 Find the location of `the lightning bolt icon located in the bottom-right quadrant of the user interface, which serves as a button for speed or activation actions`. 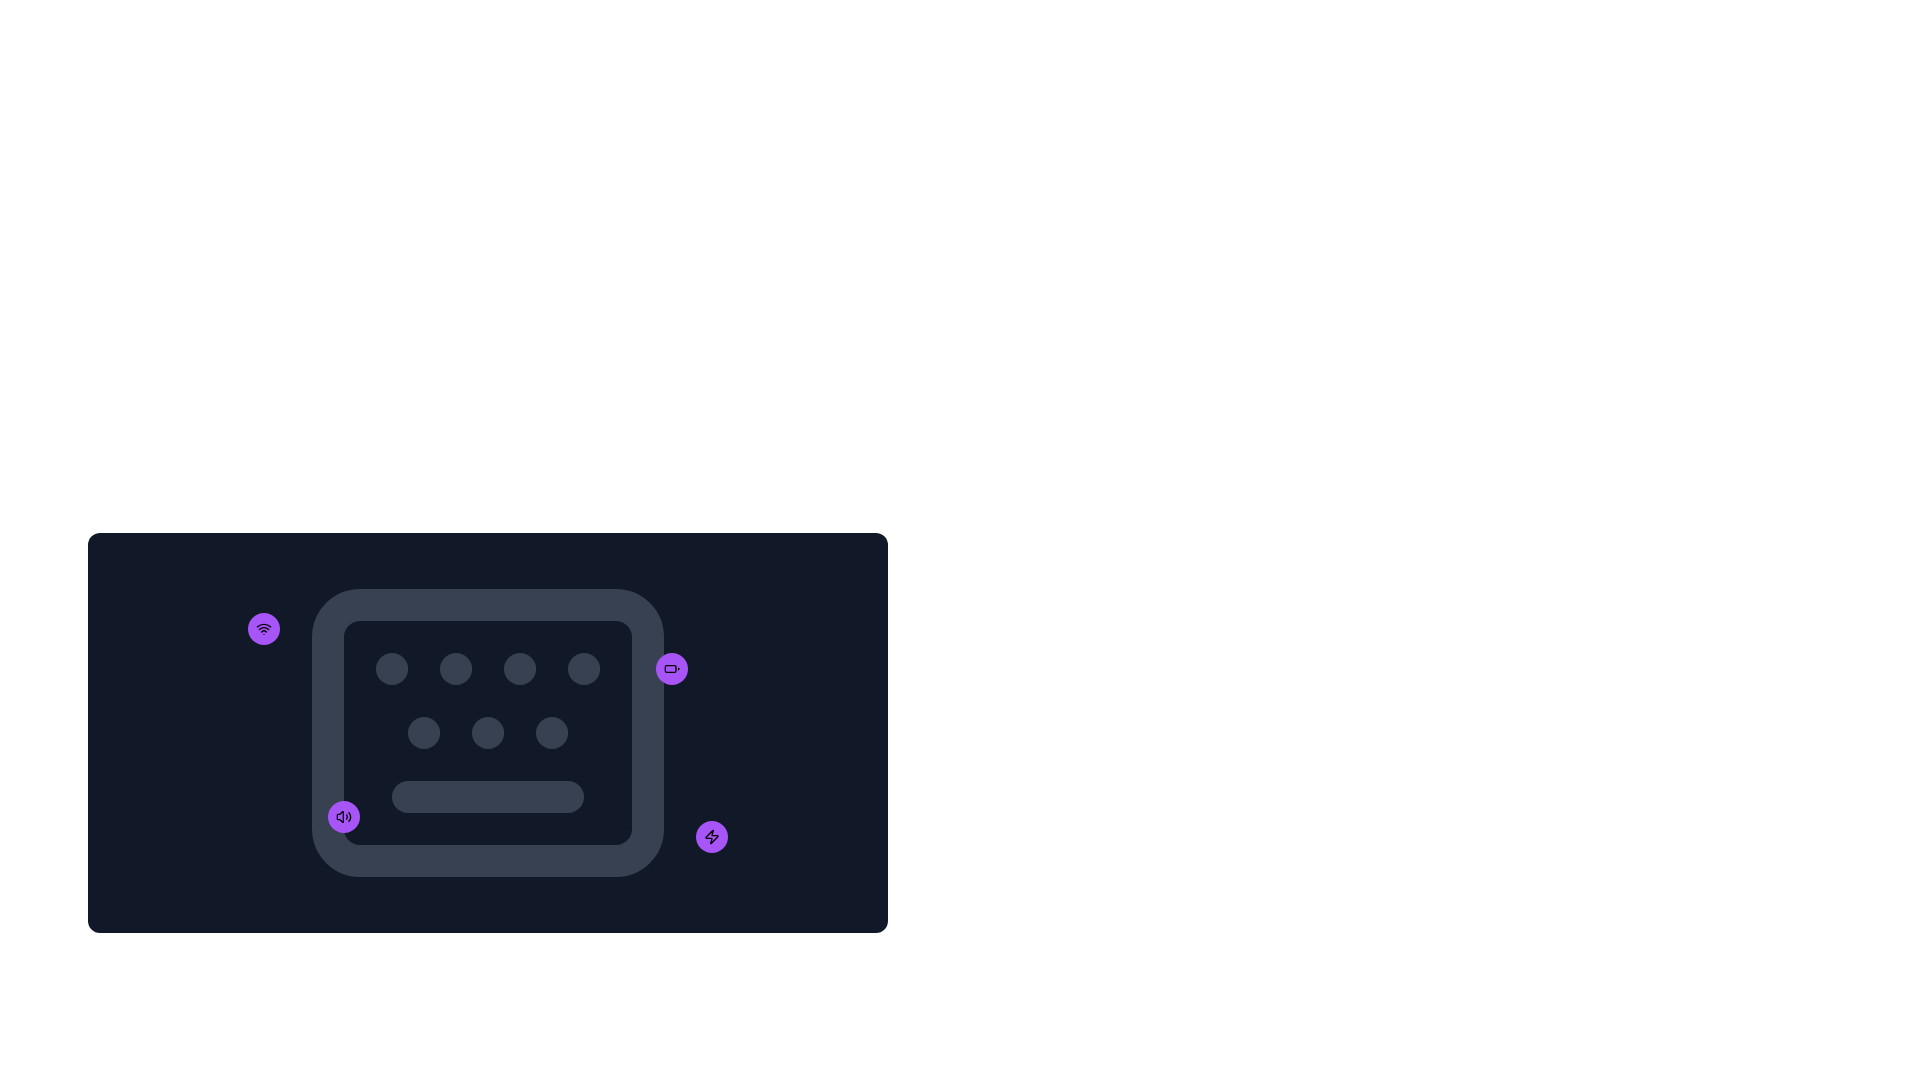

the lightning bolt icon located in the bottom-right quadrant of the user interface, which serves as a button for speed or activation actions is located at coordinates (711, 837).